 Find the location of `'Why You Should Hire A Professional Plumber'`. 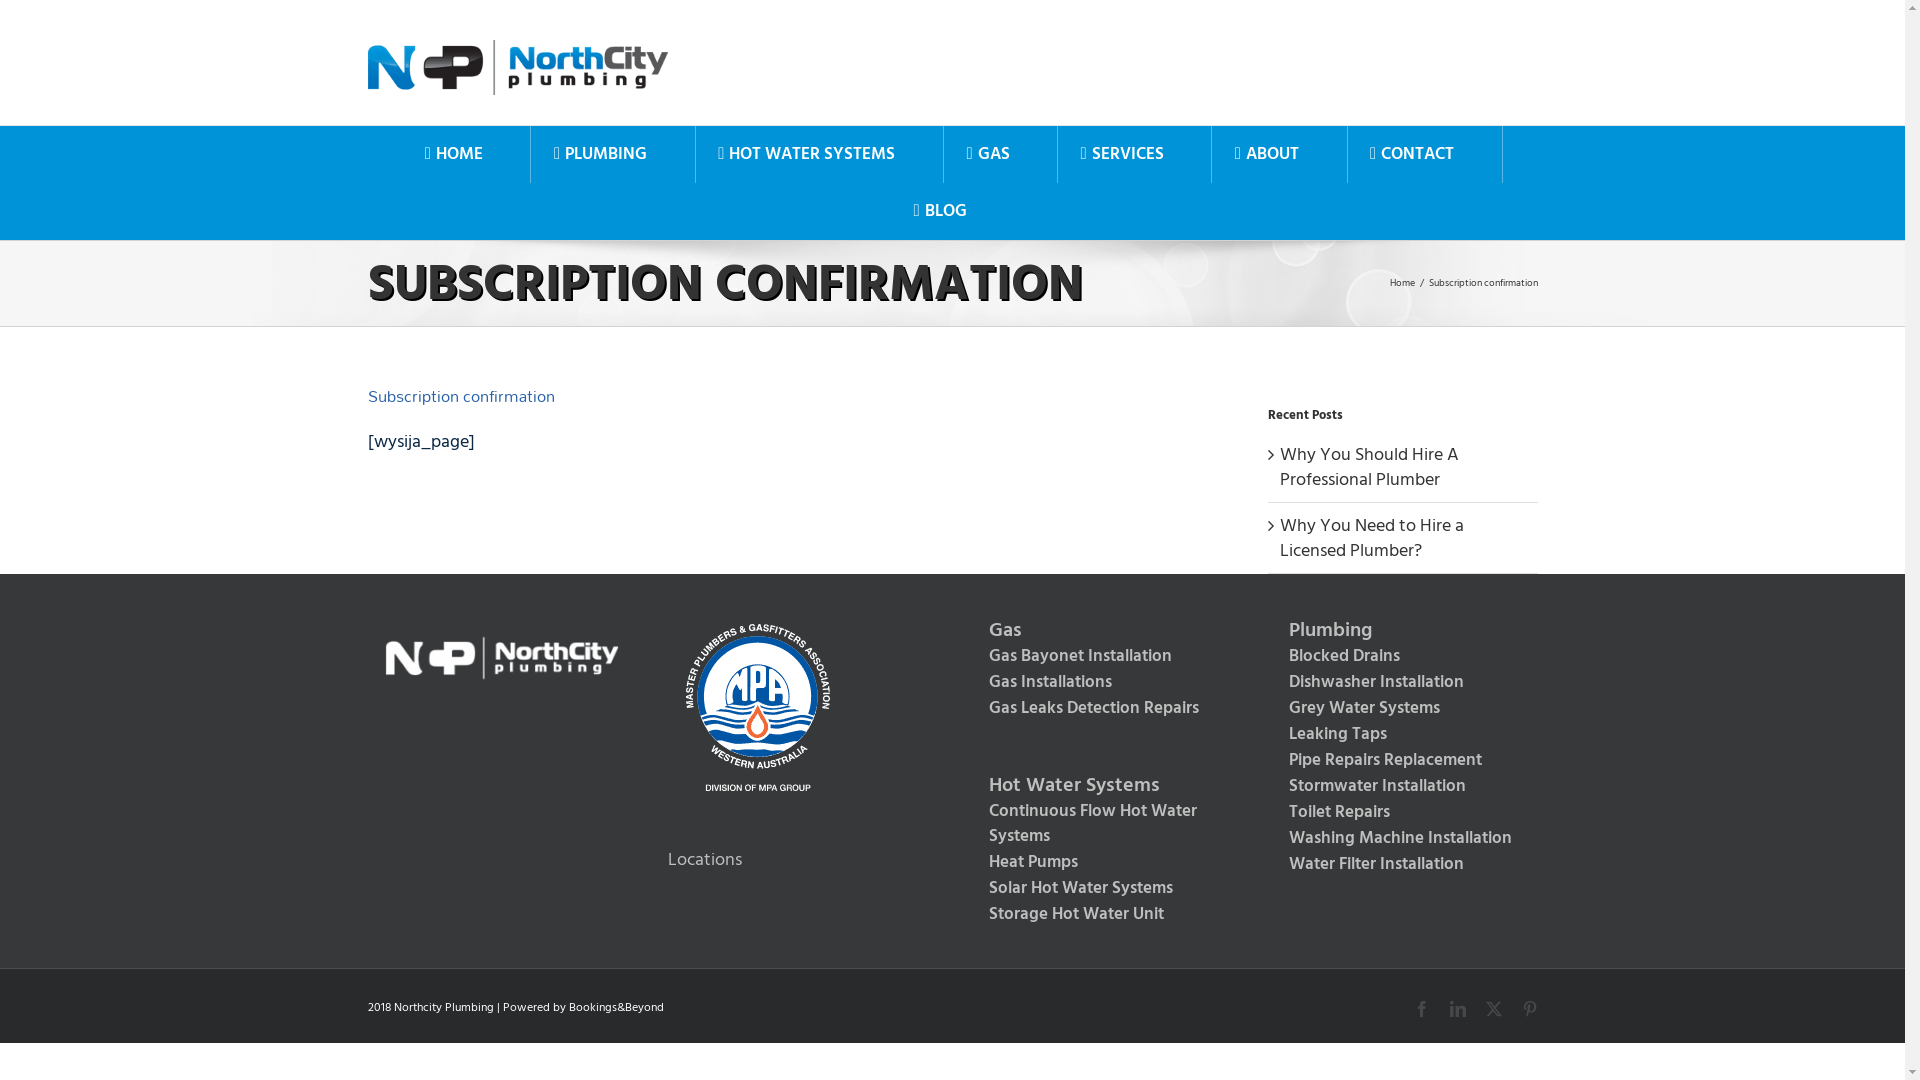

'Why You Should Hire A Professional Plumber' is located at coordinates (1368, 466).